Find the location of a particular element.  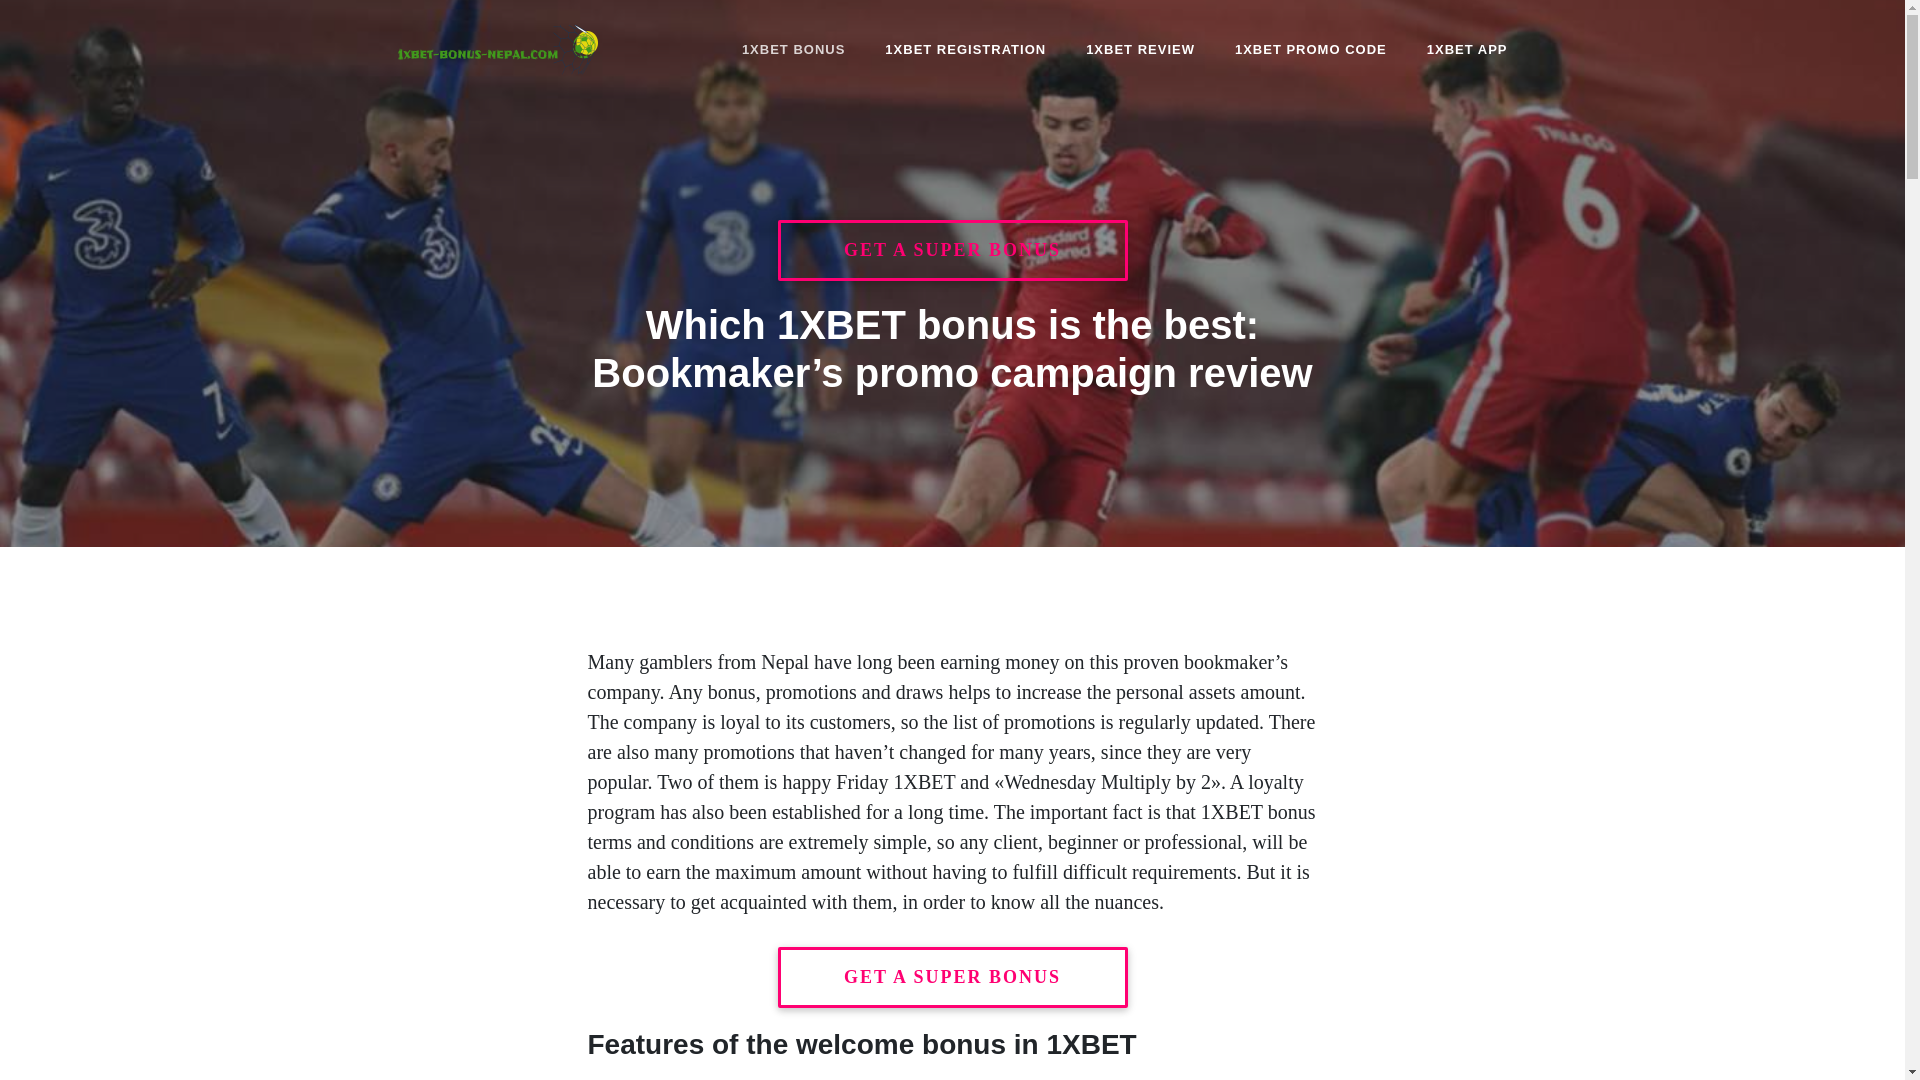

'GET A SUPER BONUS' is located at coordinates (952, 249).